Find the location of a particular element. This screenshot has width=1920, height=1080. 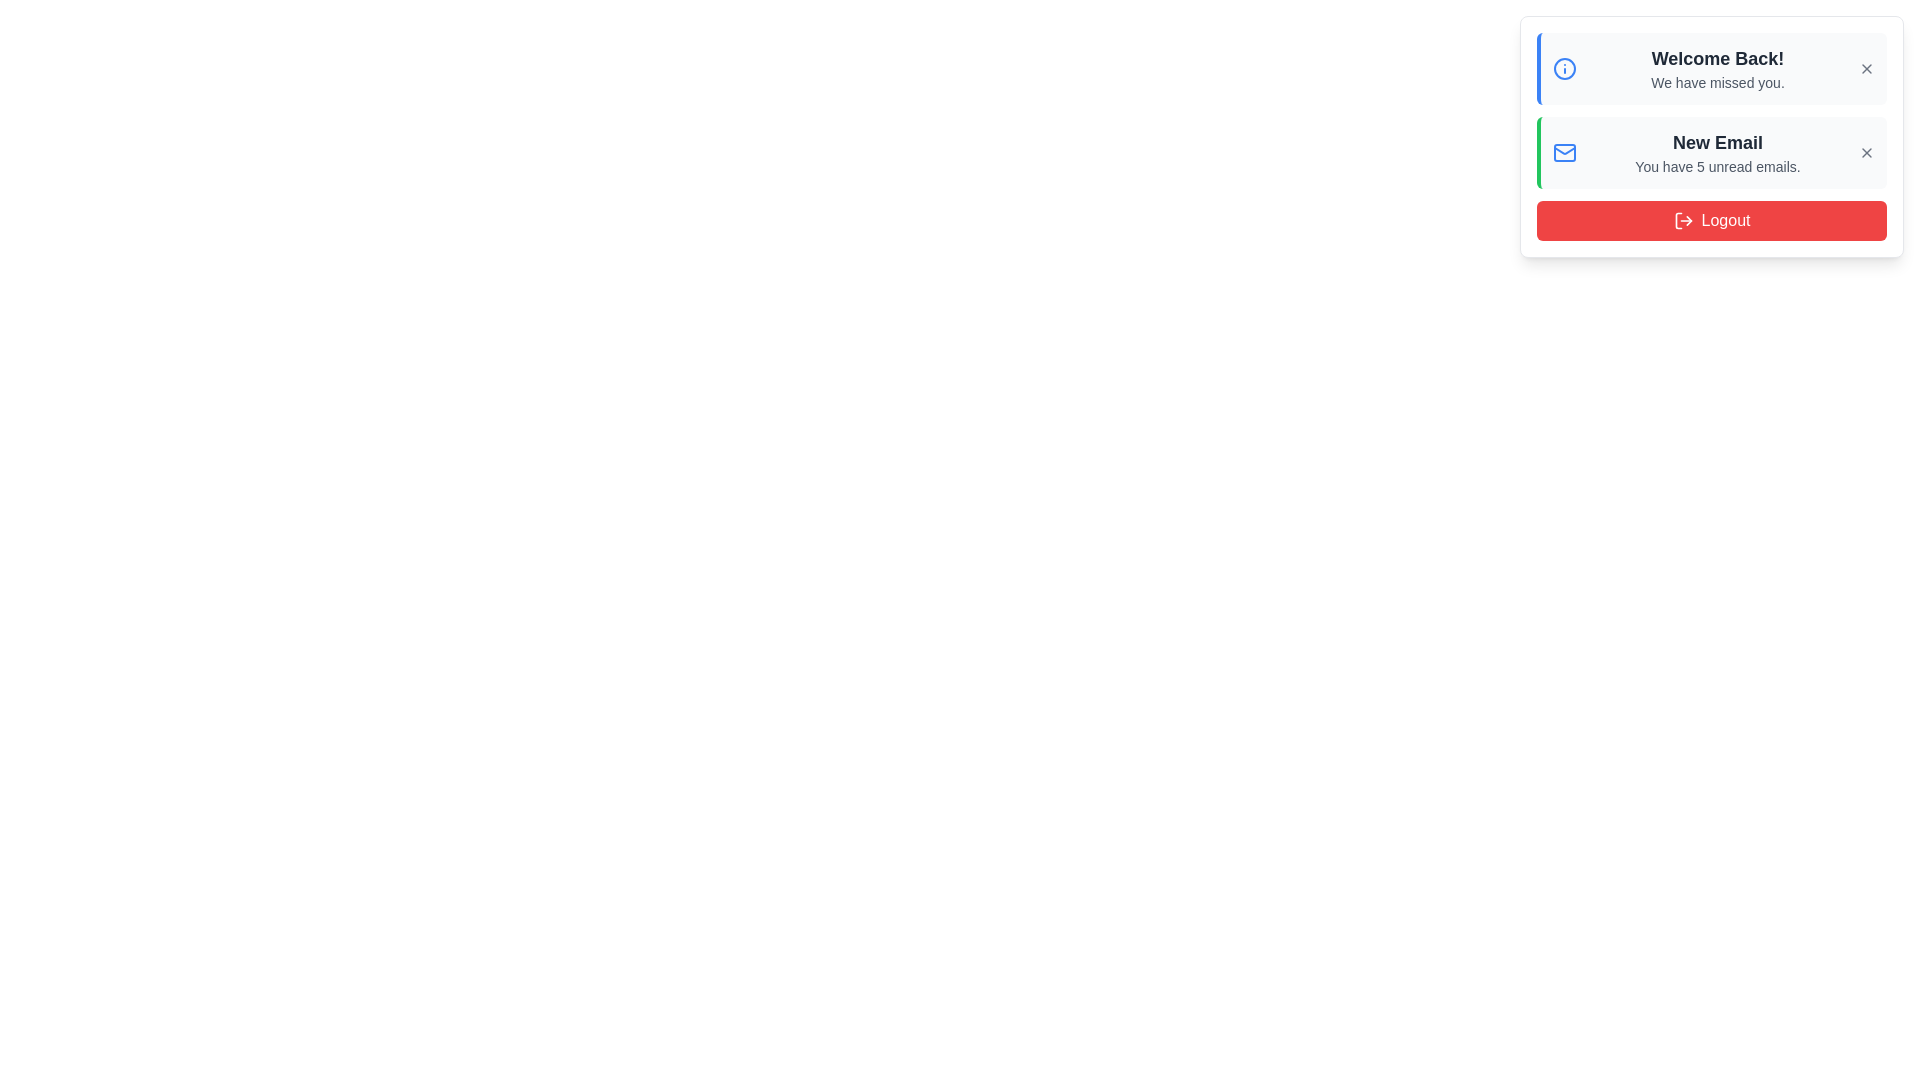

the Notification message box that indicates 'New Email' with the description 'You have 5 unread emails.' is located at coordinates (1711, 152).